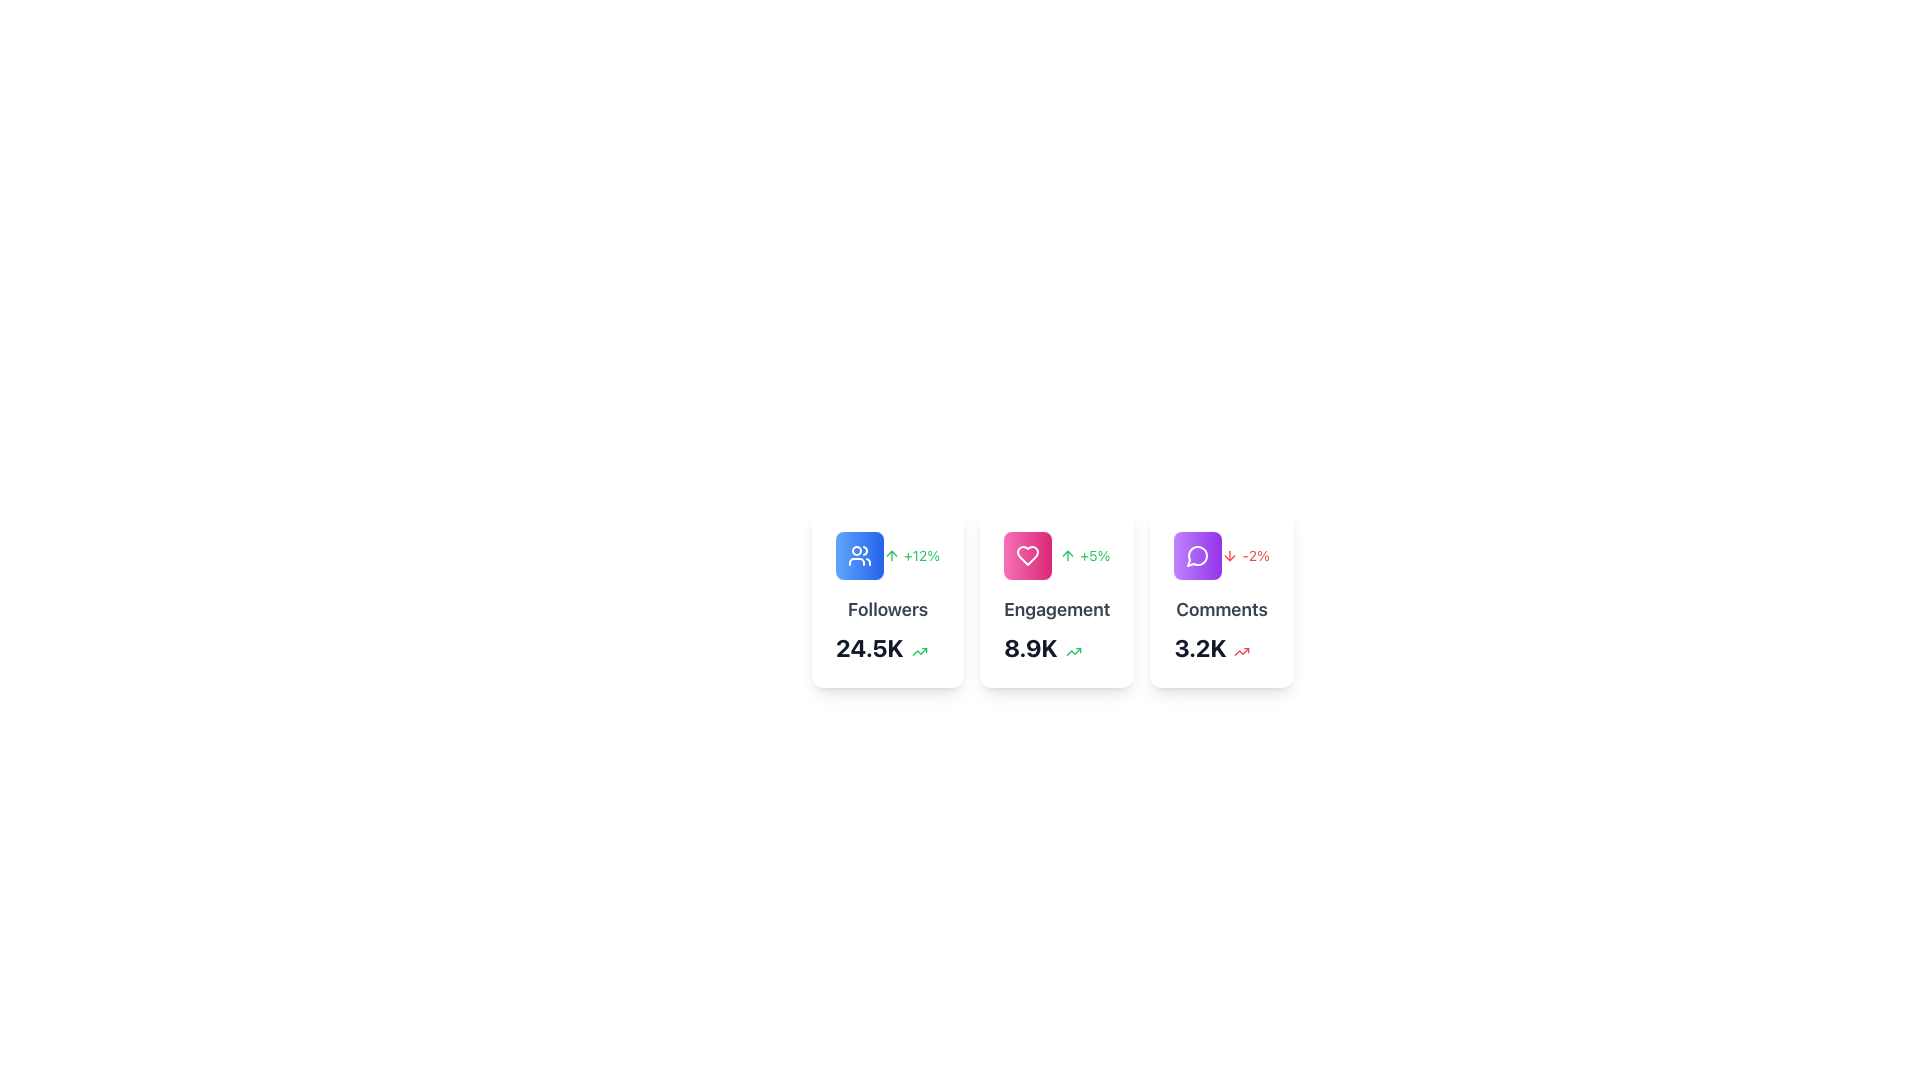  I want to click on the Decorative Bar element located at the bottom of the 'Comments' statistics card, beneath the text '3.2K', so click(1221, 685).